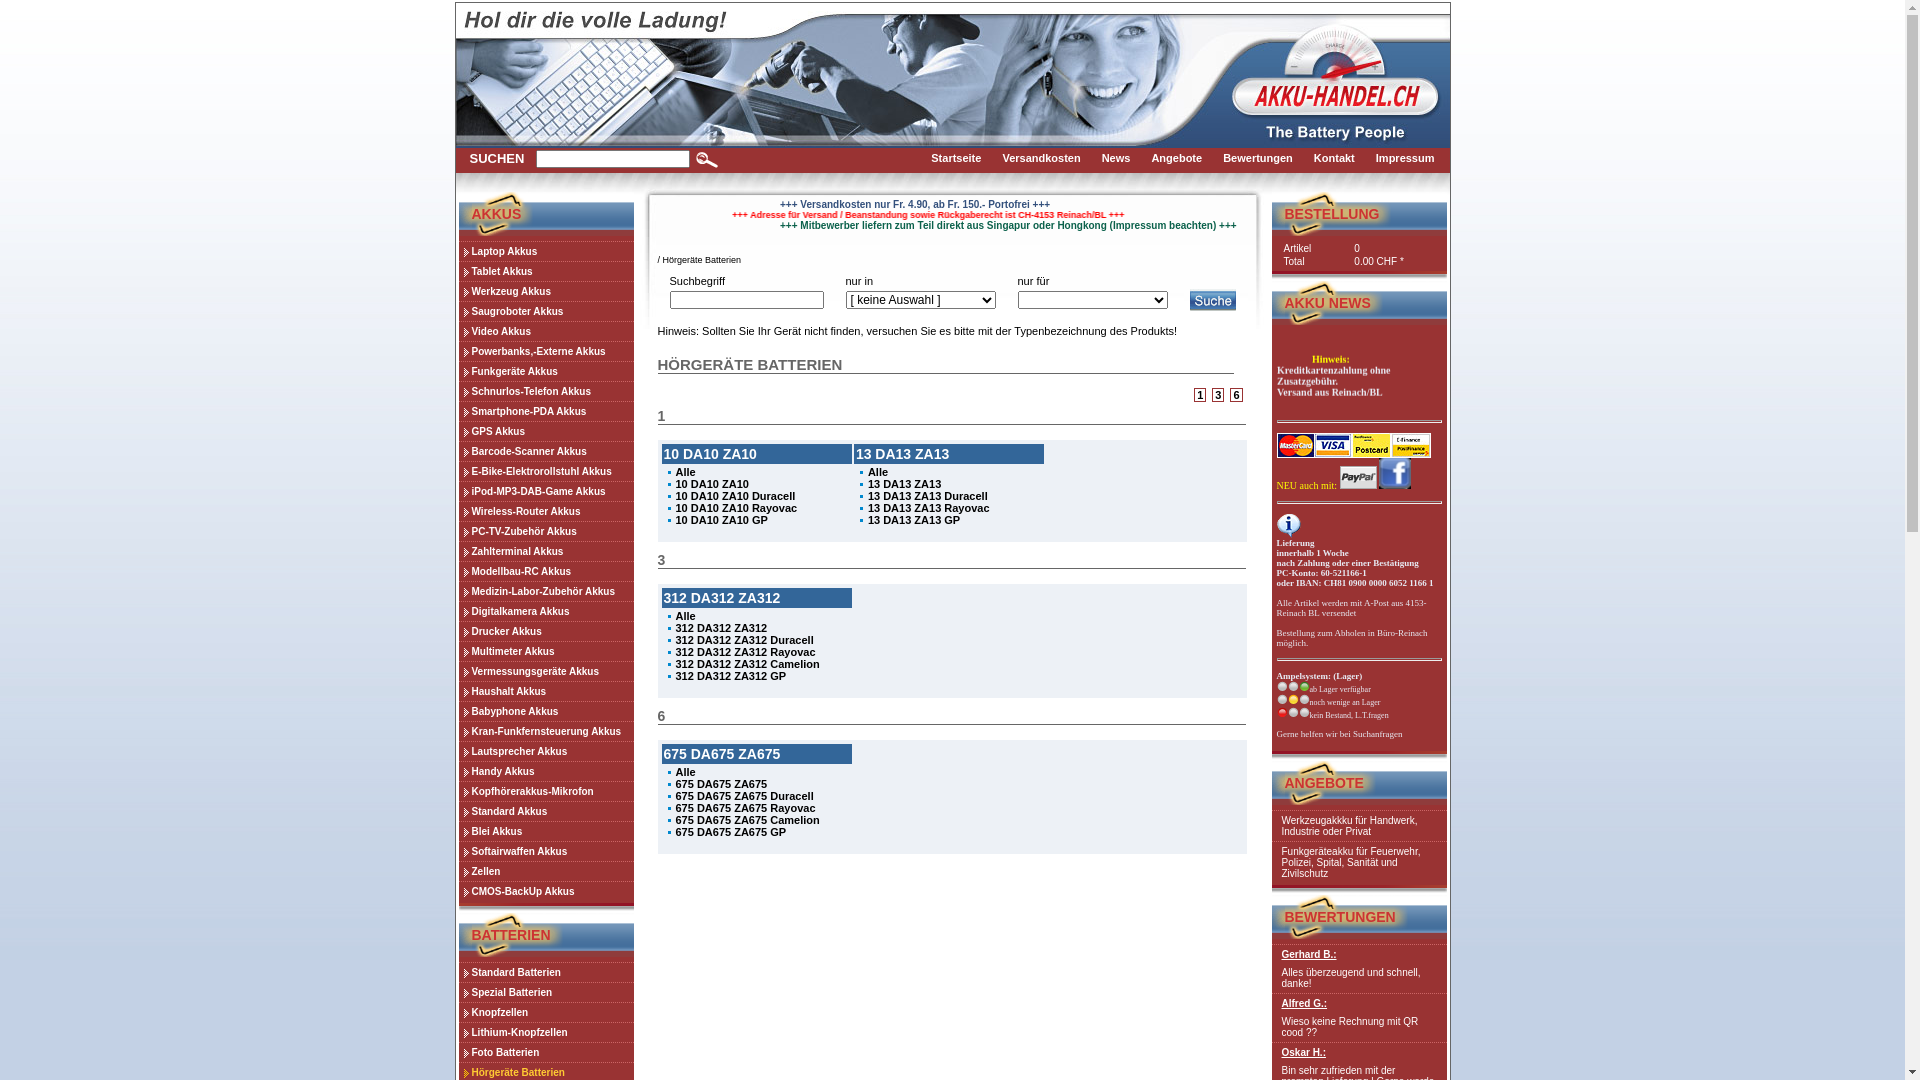  Describe the element at coordinates (545, 830) in the screenshot. I see `'Blei Akkus'` at that location.